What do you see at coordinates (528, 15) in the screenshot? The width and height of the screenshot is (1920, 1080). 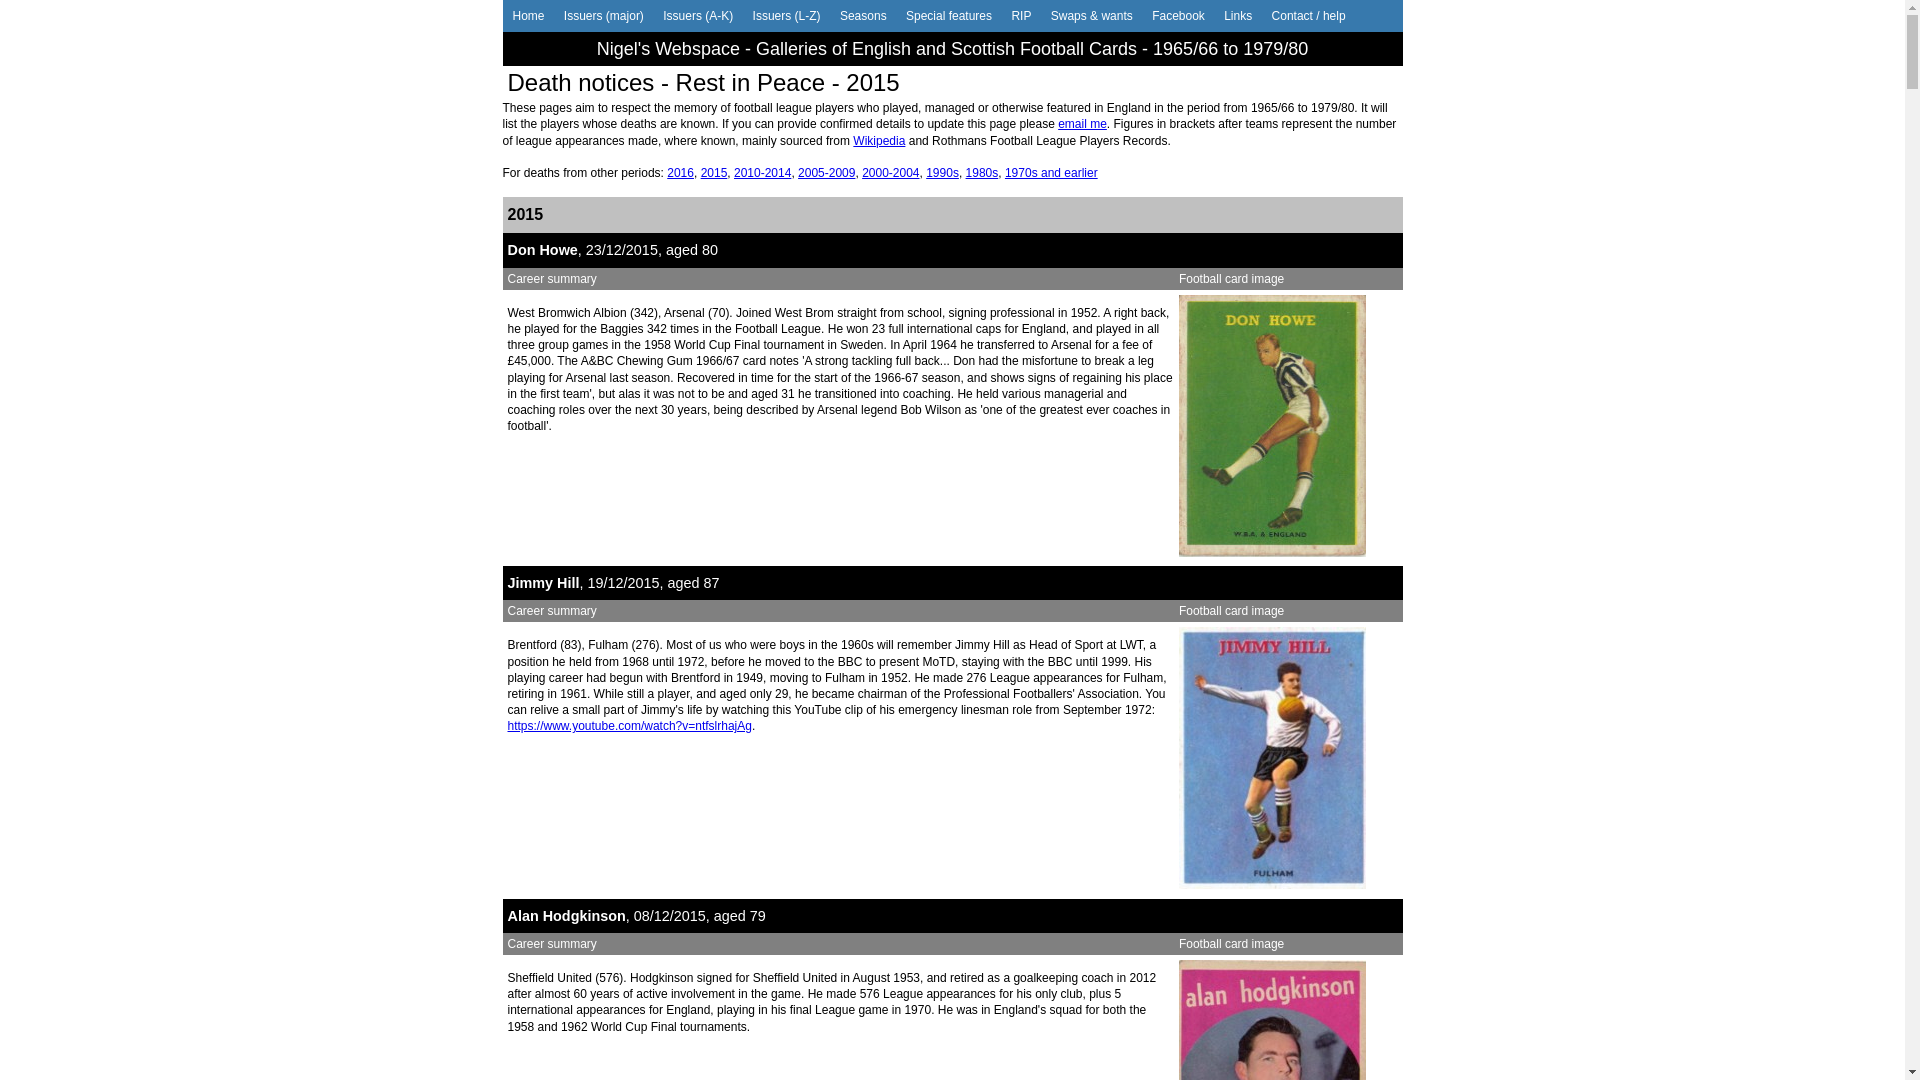 I see `'Home'` at bounding box center [528, 15].